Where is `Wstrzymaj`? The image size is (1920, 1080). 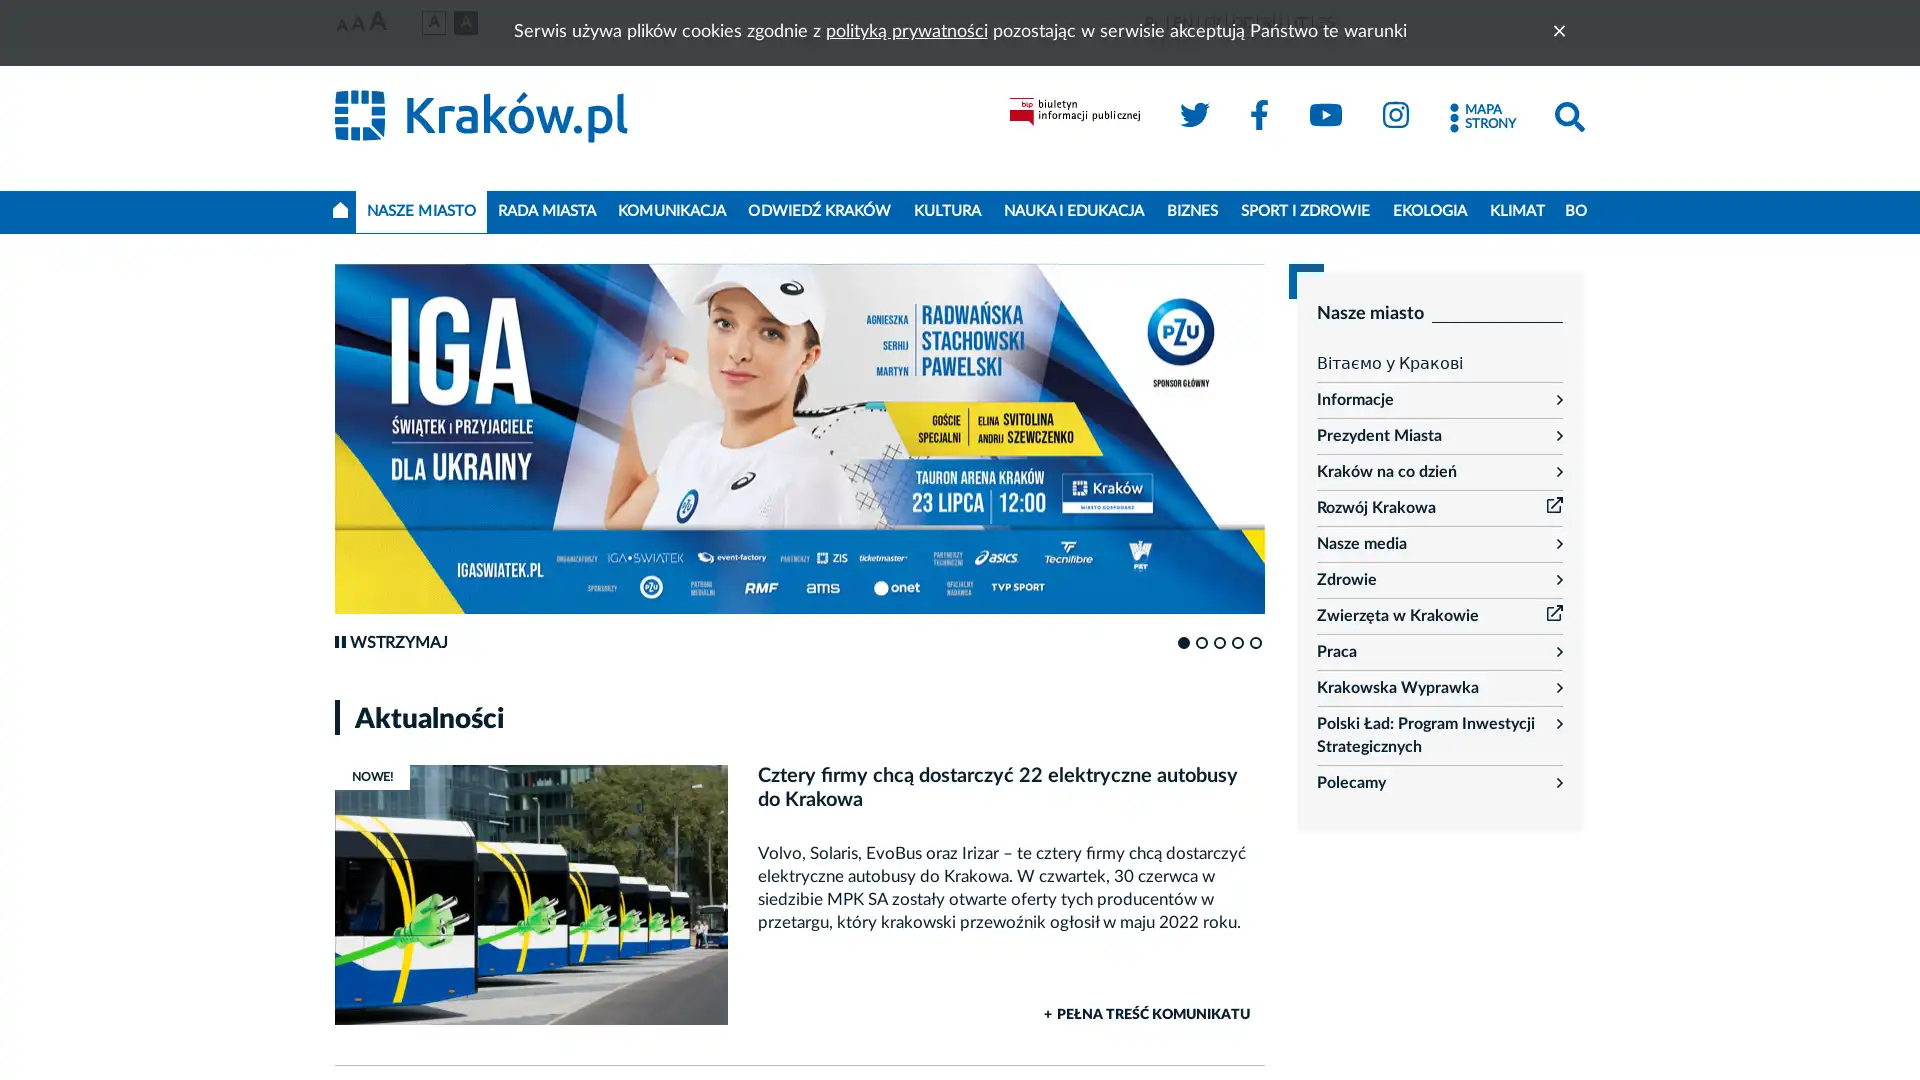 Wstrzymaj is located at coordinates (390, 643).